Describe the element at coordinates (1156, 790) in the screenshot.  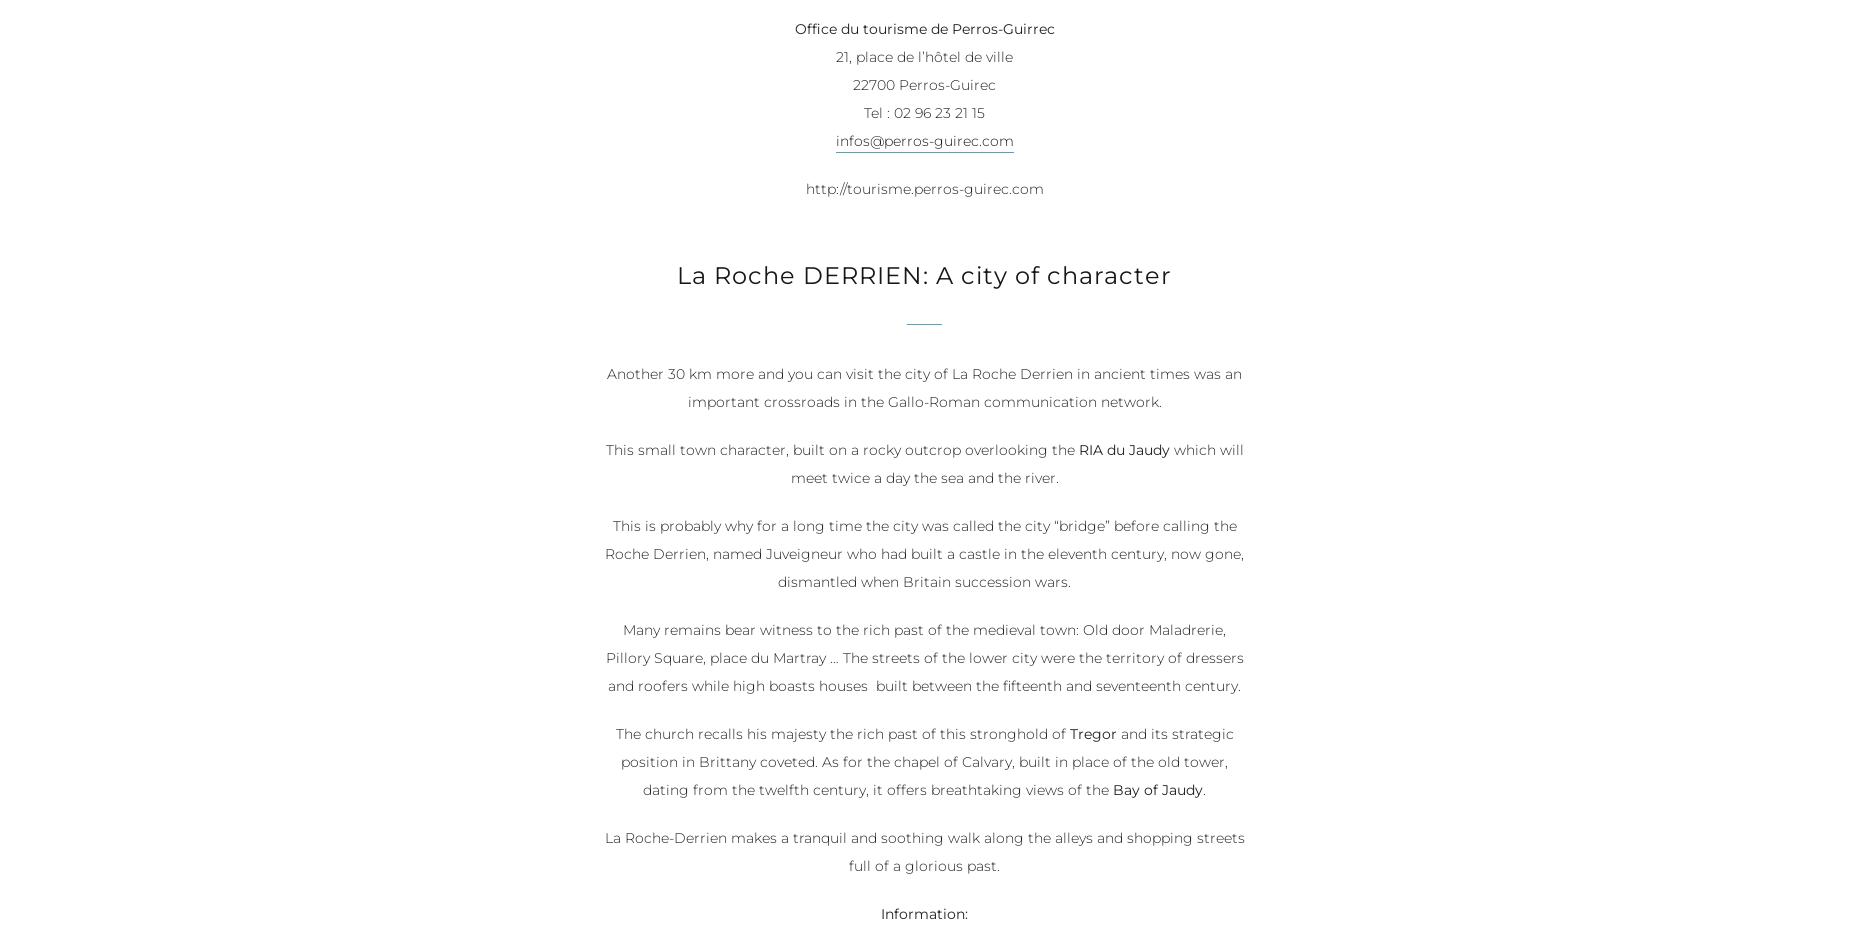
I see `'Bay of Jaudy'` at that location.